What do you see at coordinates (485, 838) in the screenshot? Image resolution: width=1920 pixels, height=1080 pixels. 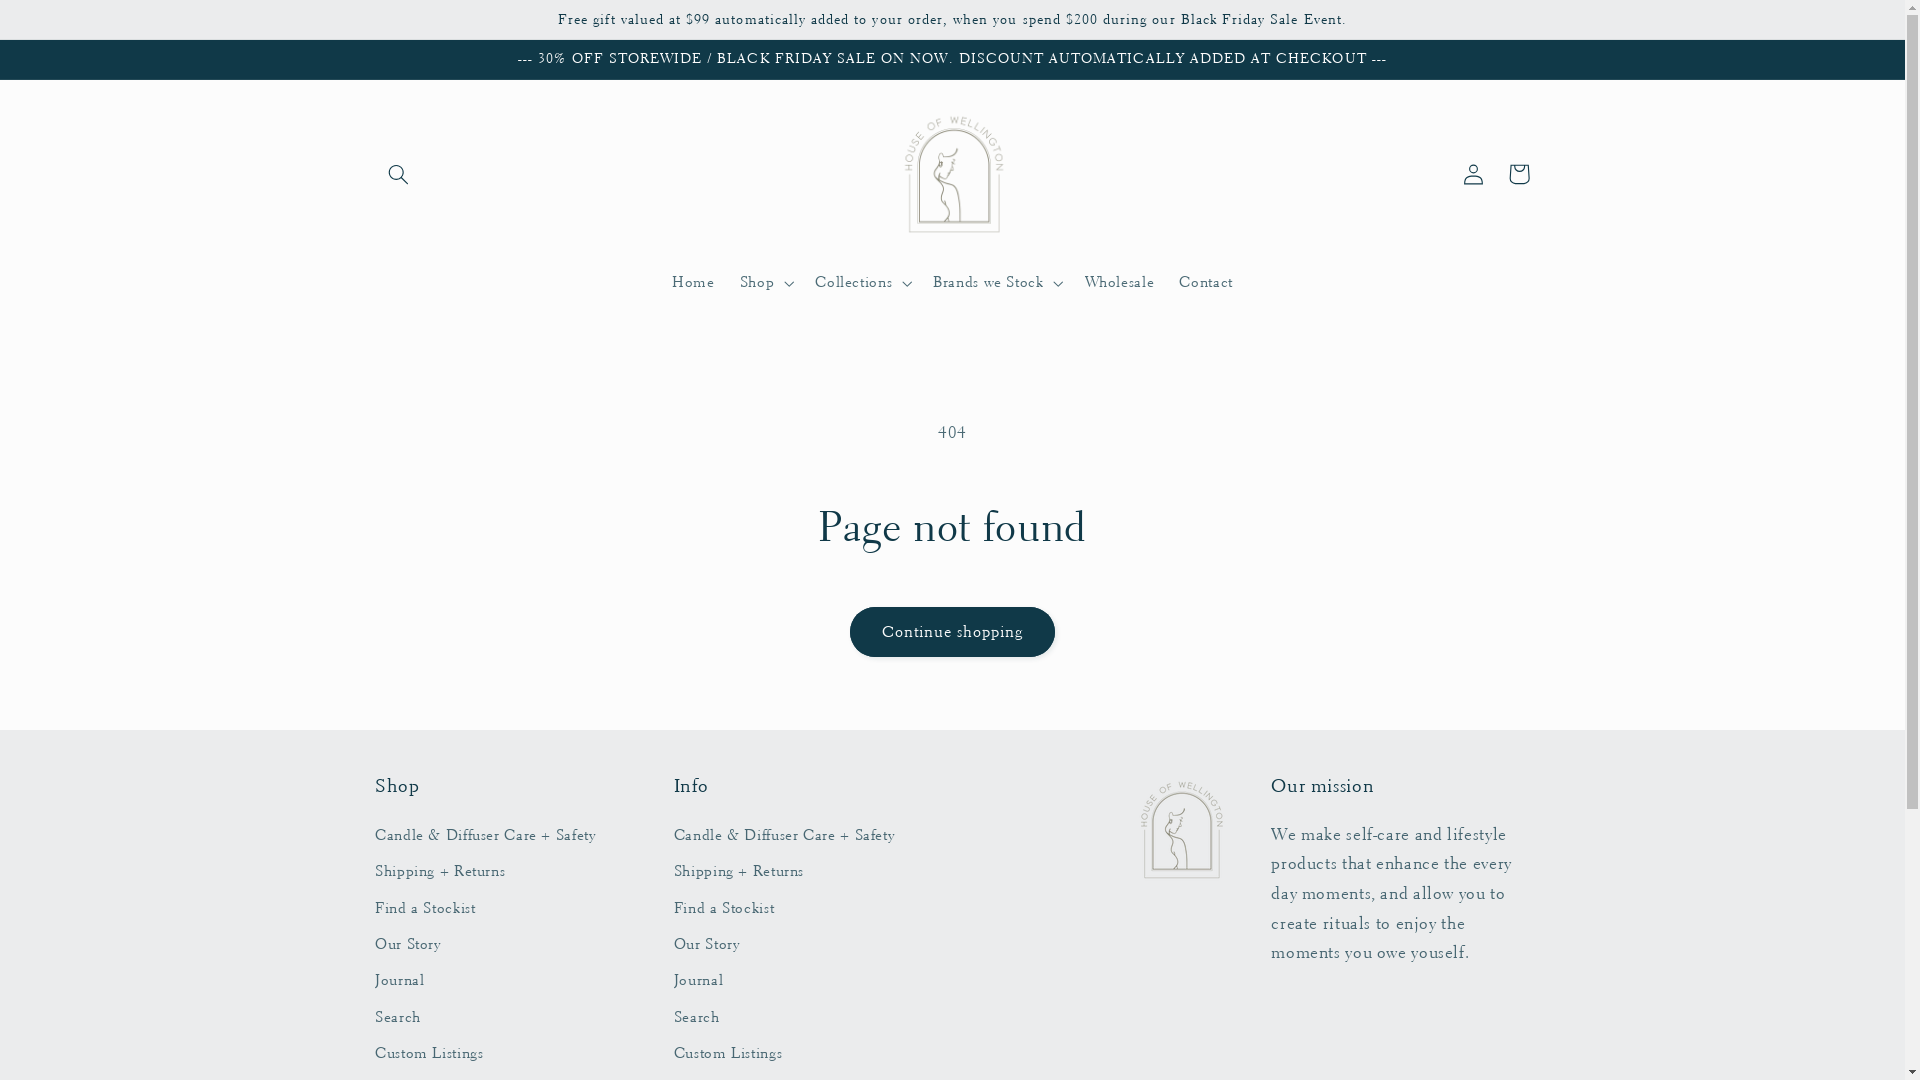 I see `'Candle & Diffuser Care + Safety'` at bounding box center [485, 838].